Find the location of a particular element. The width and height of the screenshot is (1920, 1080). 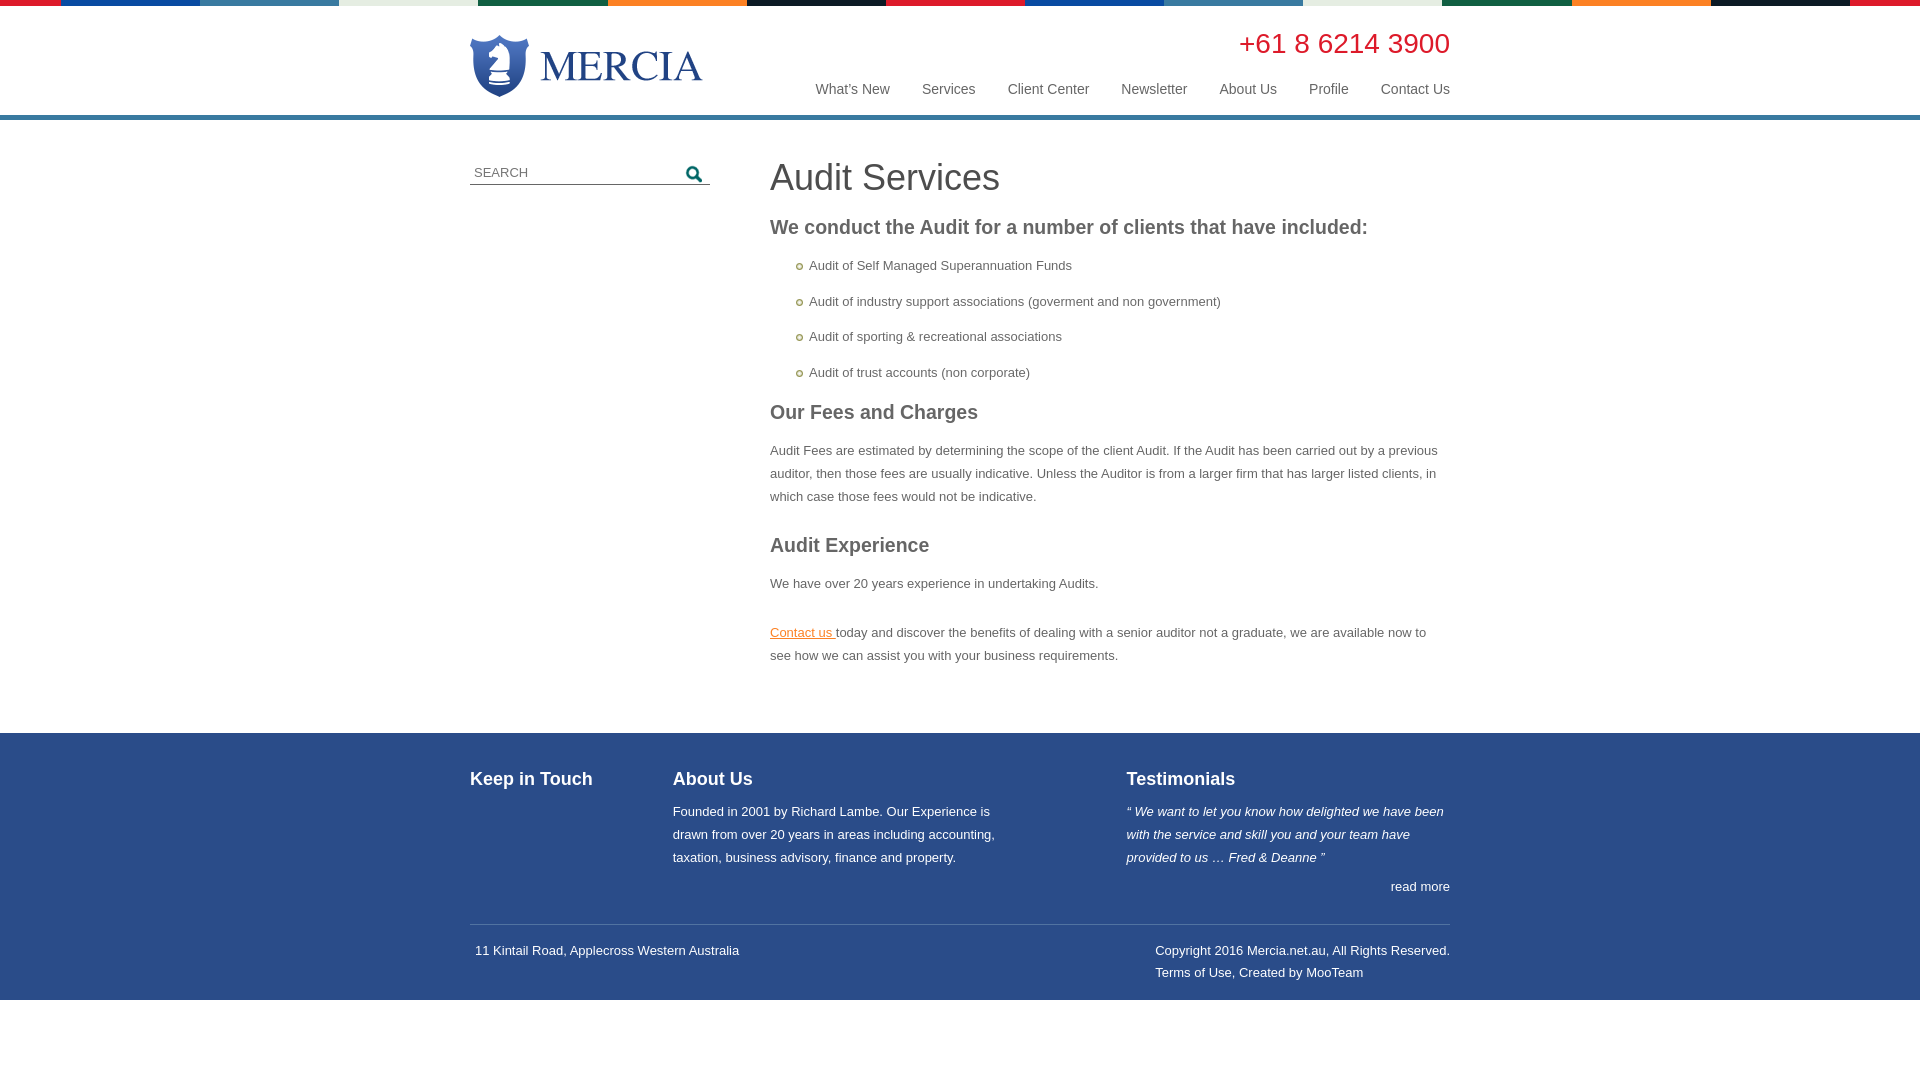

'read more' is located at coordinates (1419, 886).